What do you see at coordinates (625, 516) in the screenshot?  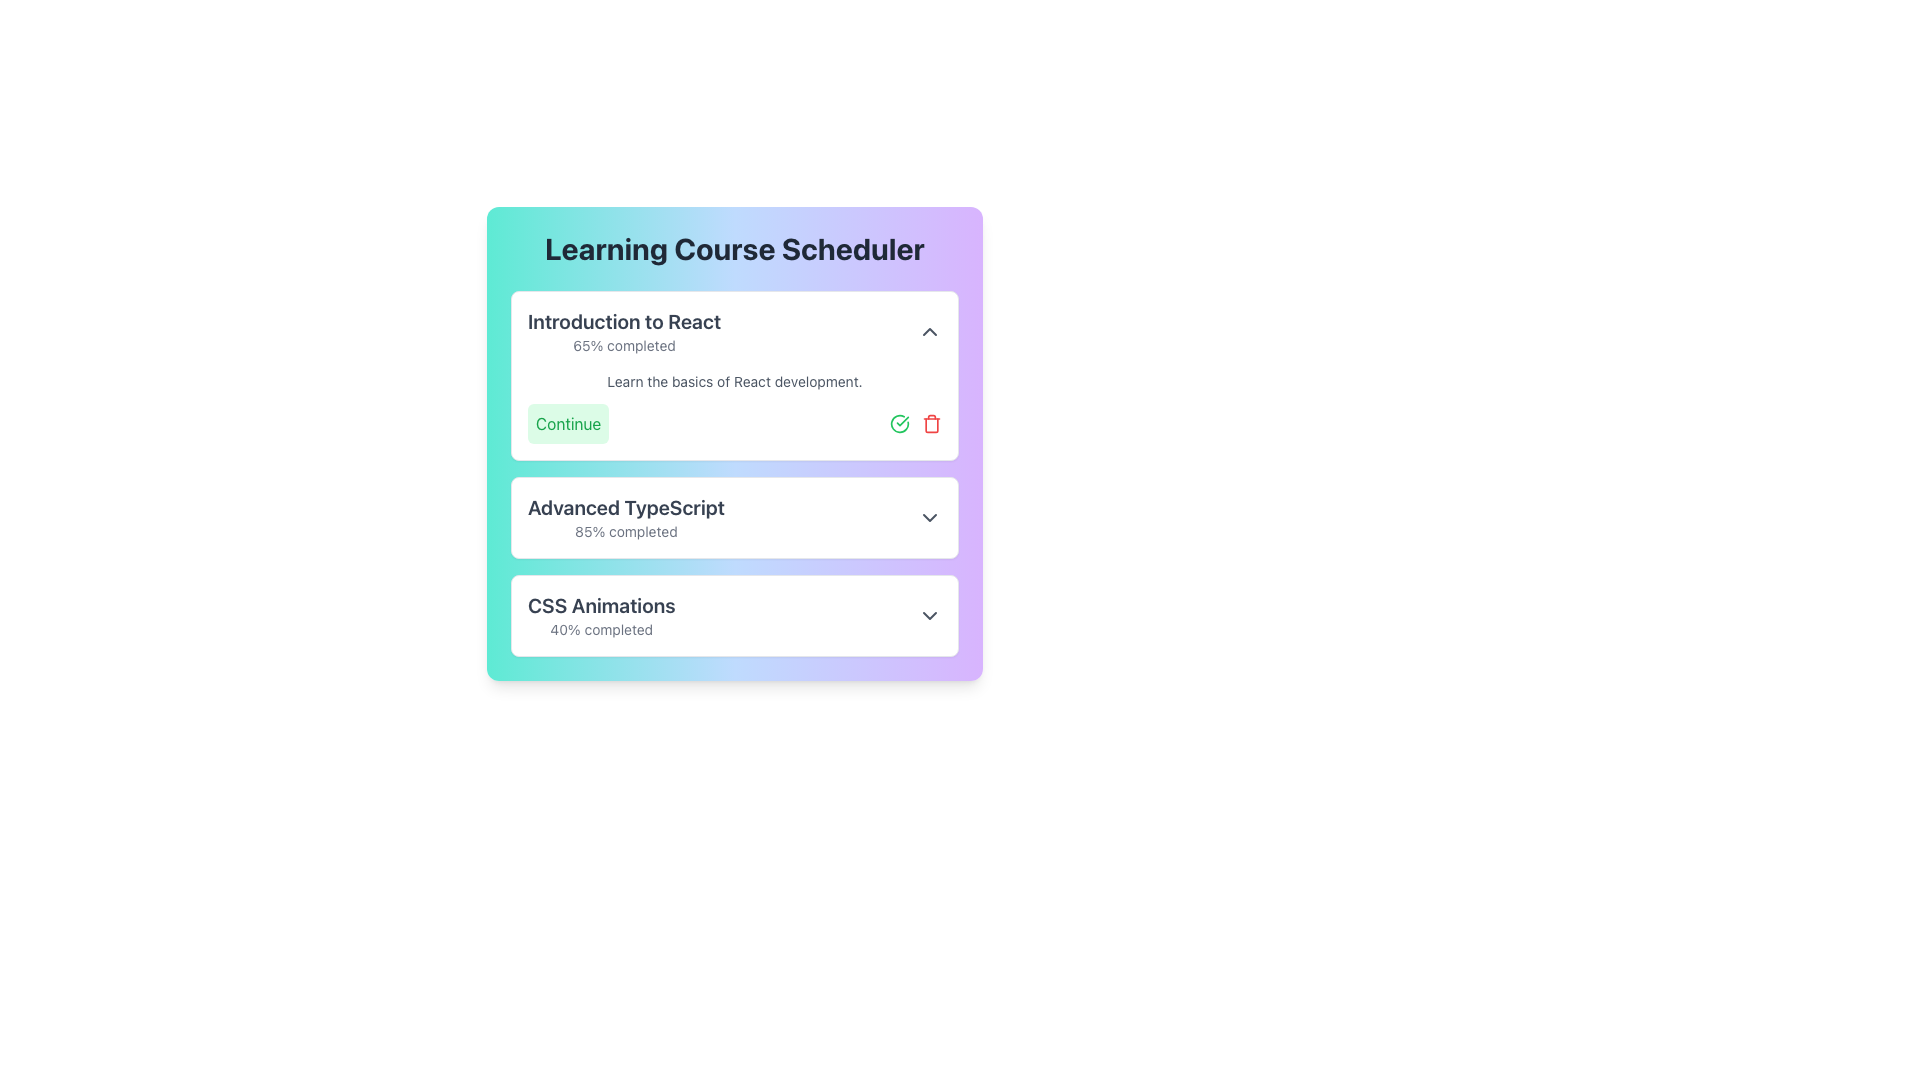 I see `the text label displaying the course title 'Advanced TypeScript' and its completion percentage '85% completed', located in the middle section of the 'Learning Course Scheduler' card` at bounding box center [625, 516].